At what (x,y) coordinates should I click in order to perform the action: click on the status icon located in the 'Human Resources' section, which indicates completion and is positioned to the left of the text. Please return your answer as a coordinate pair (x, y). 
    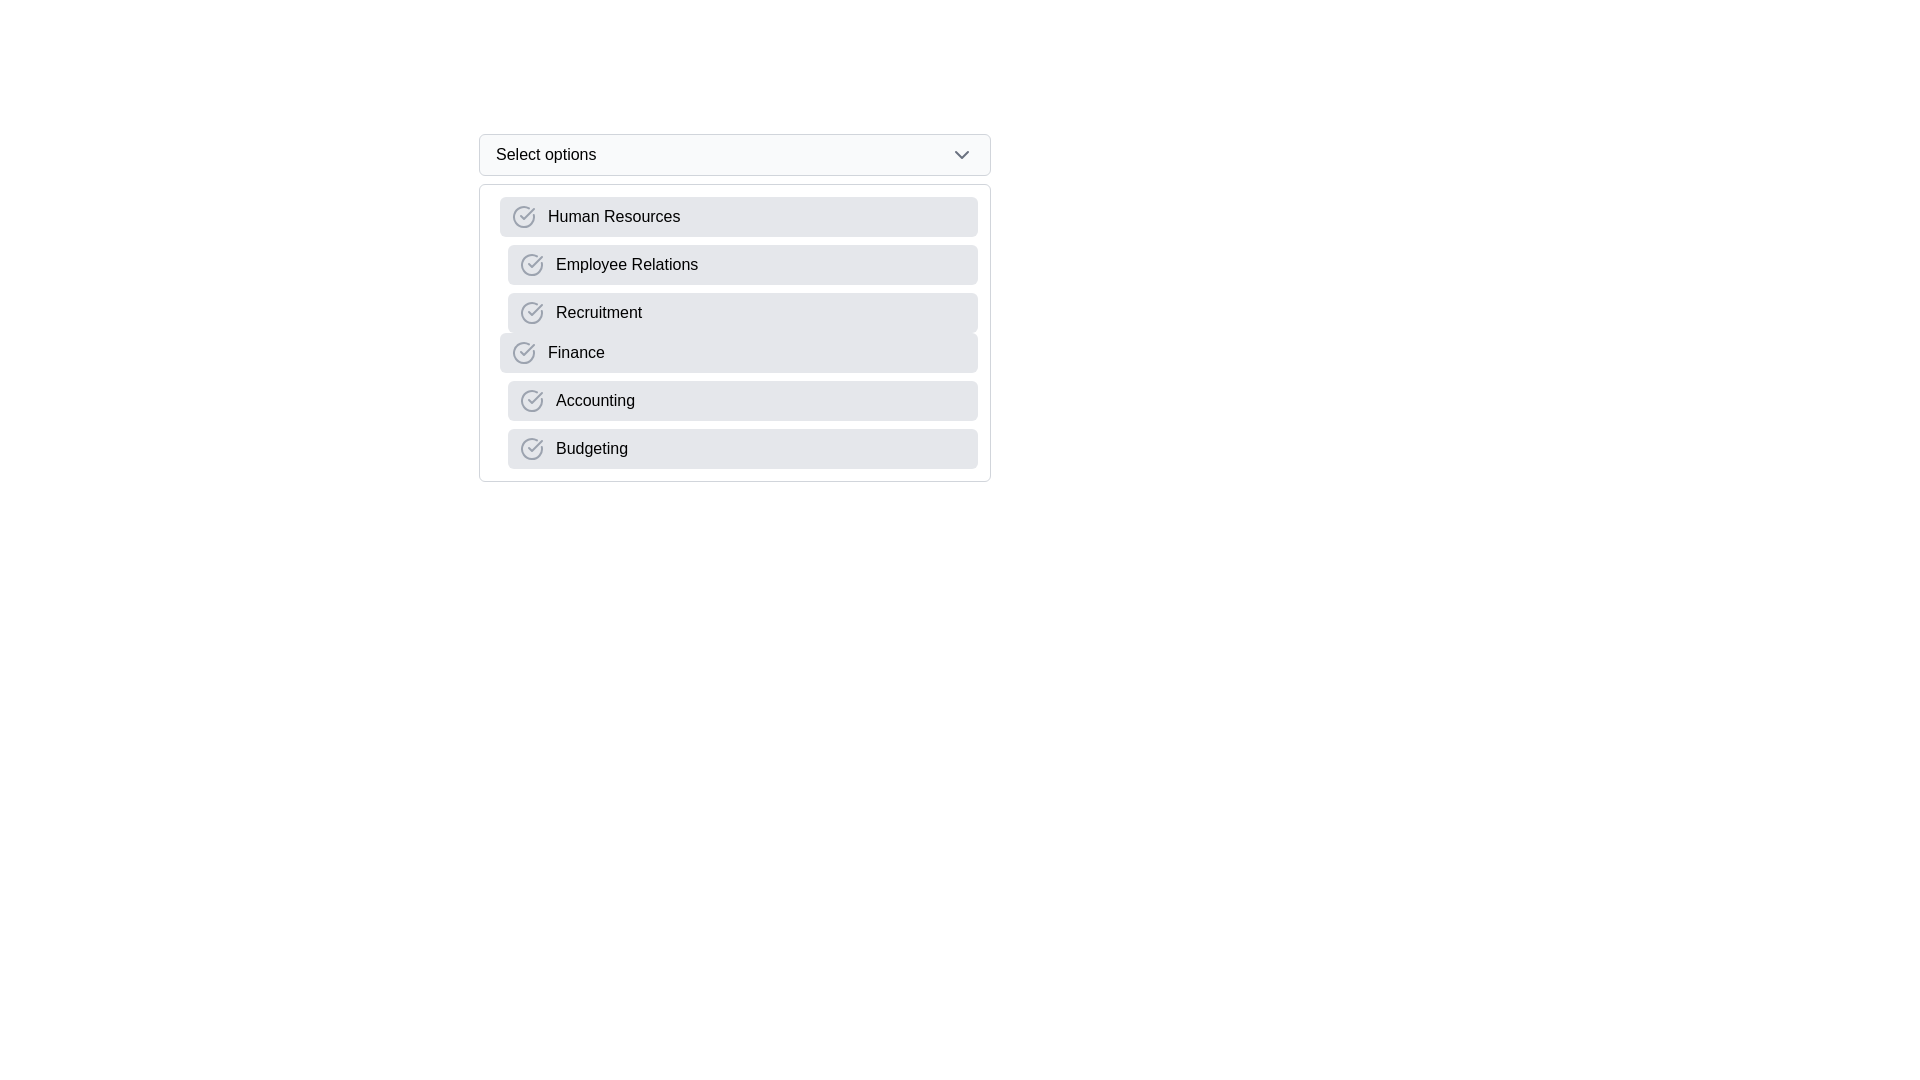
    Looking at the image, I should click on (523, 216).